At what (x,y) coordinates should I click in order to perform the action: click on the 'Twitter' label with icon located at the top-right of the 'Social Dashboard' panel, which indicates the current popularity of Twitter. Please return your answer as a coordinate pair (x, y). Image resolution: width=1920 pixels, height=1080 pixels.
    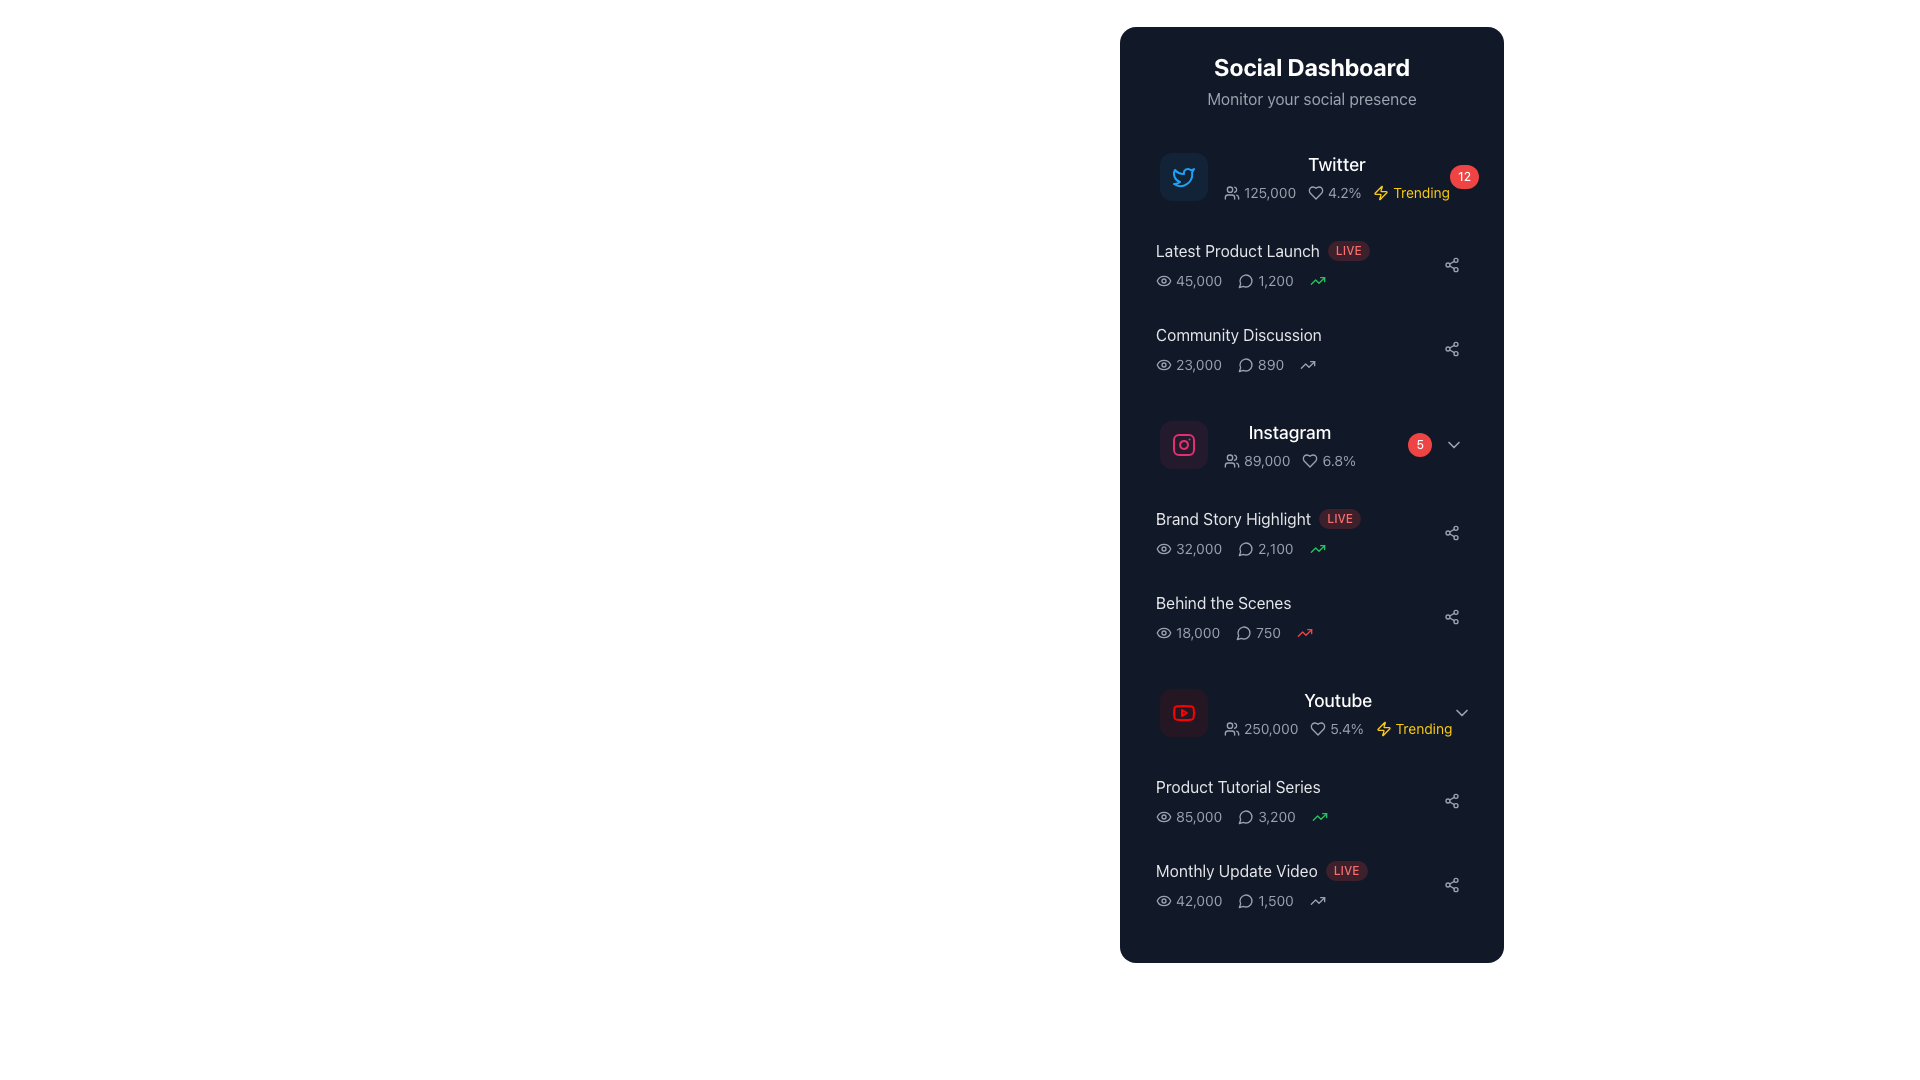
    Looking at the image, I should click on (1410, 192).